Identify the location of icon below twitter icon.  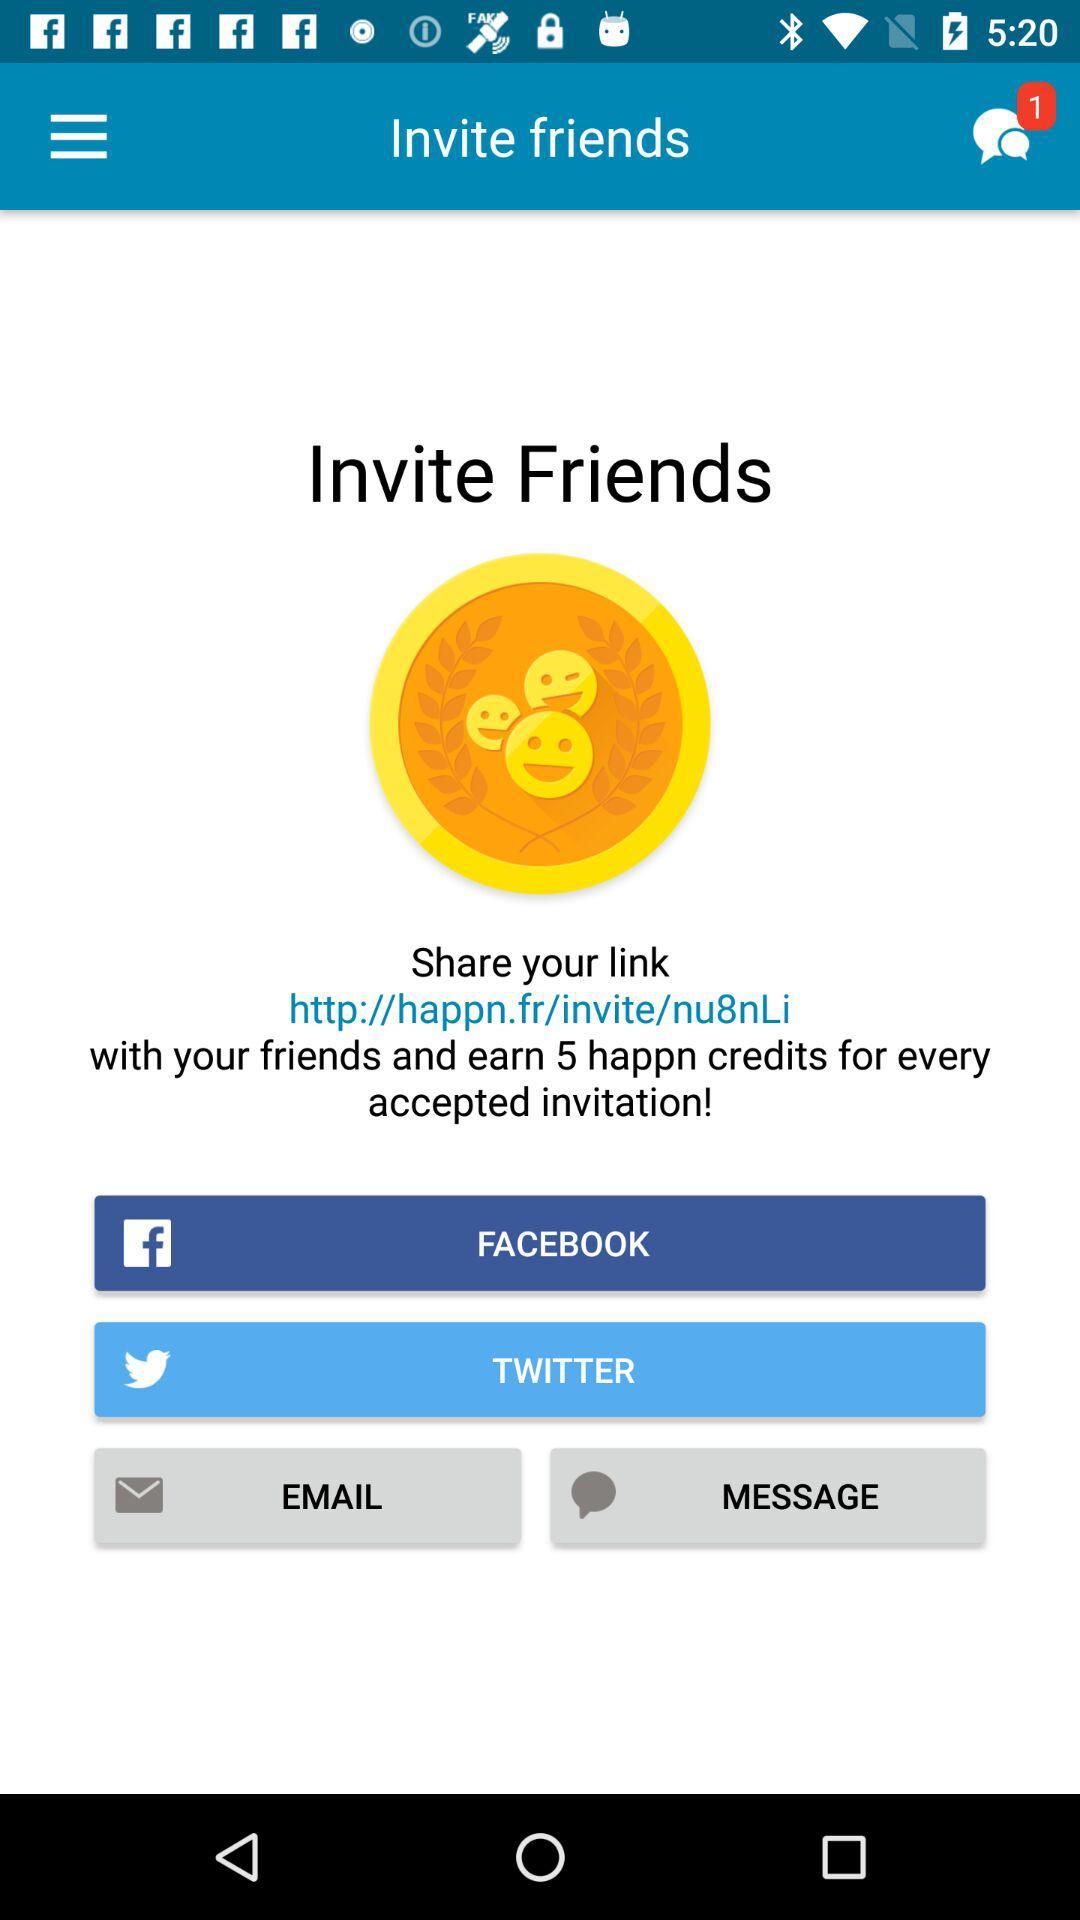
(307, 1495).